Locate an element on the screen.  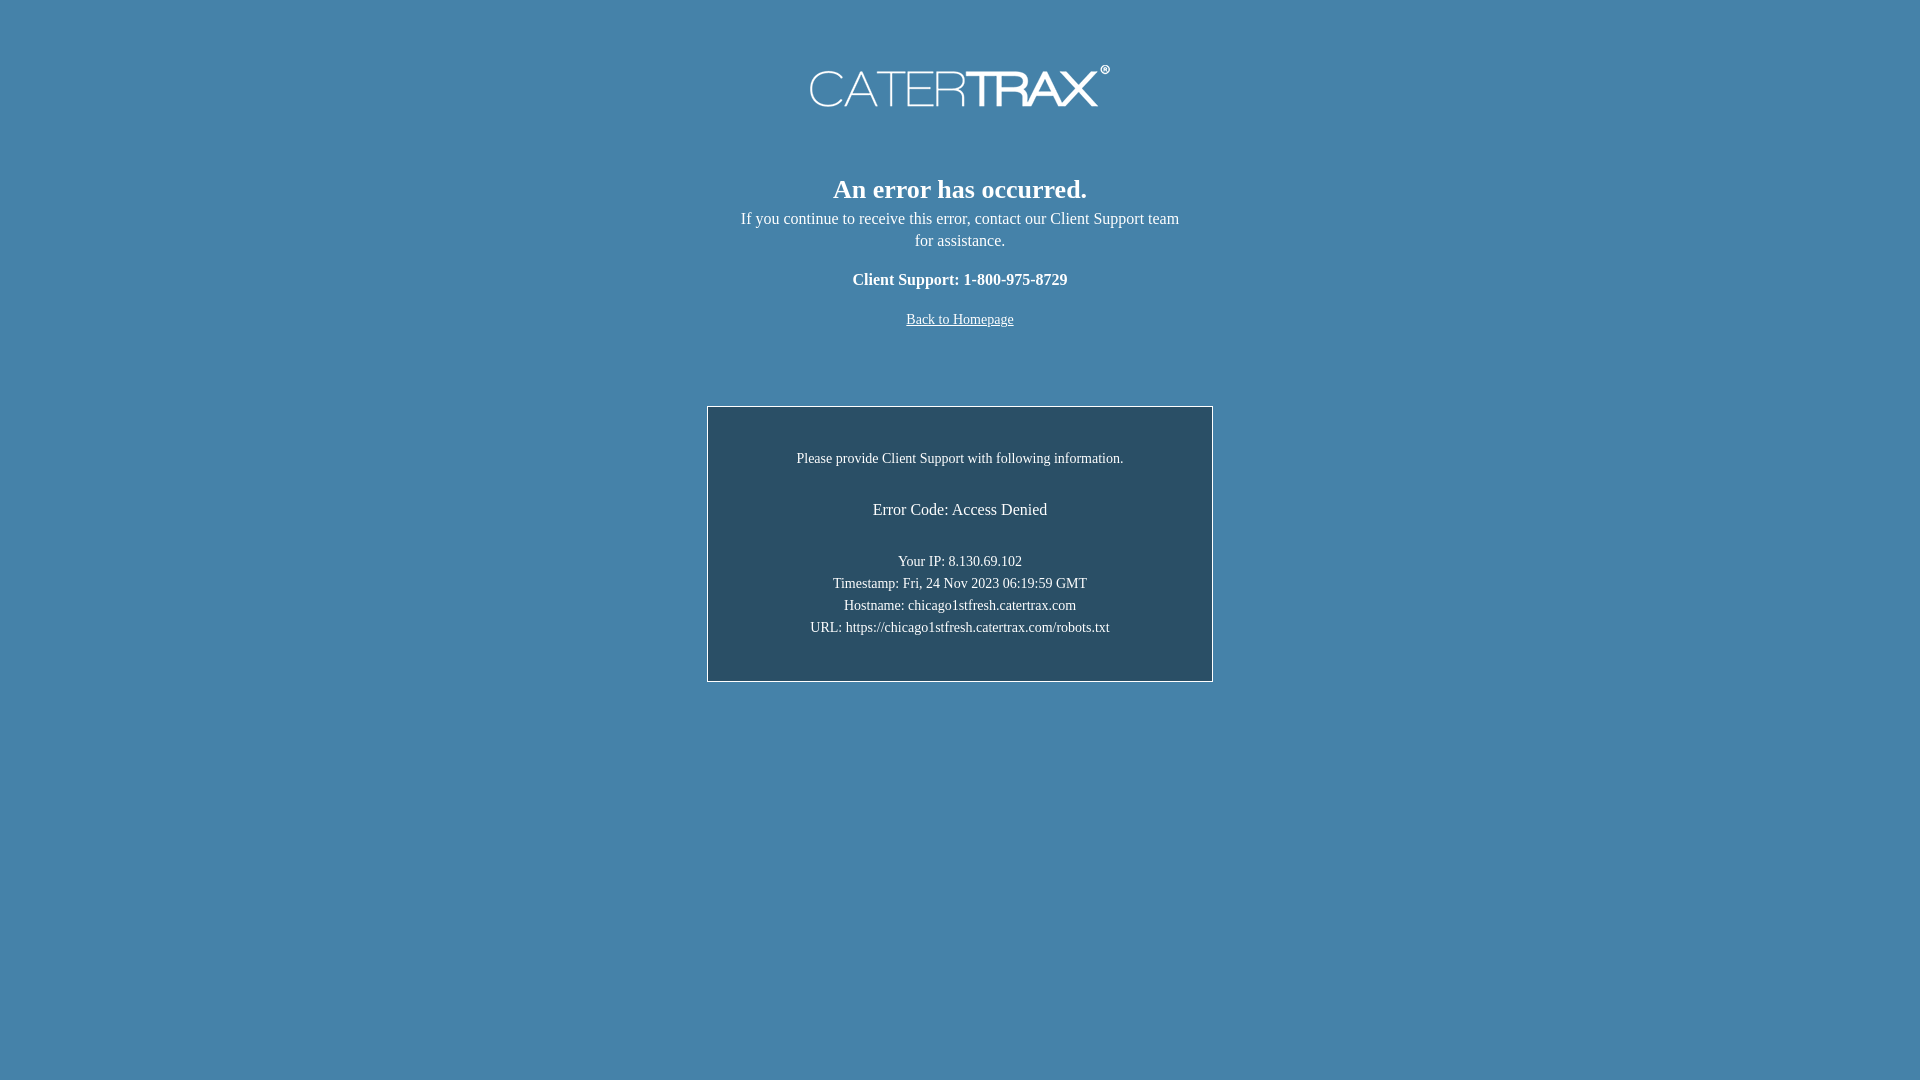
'Back to Homepage' is located at coordinates (958, 318).